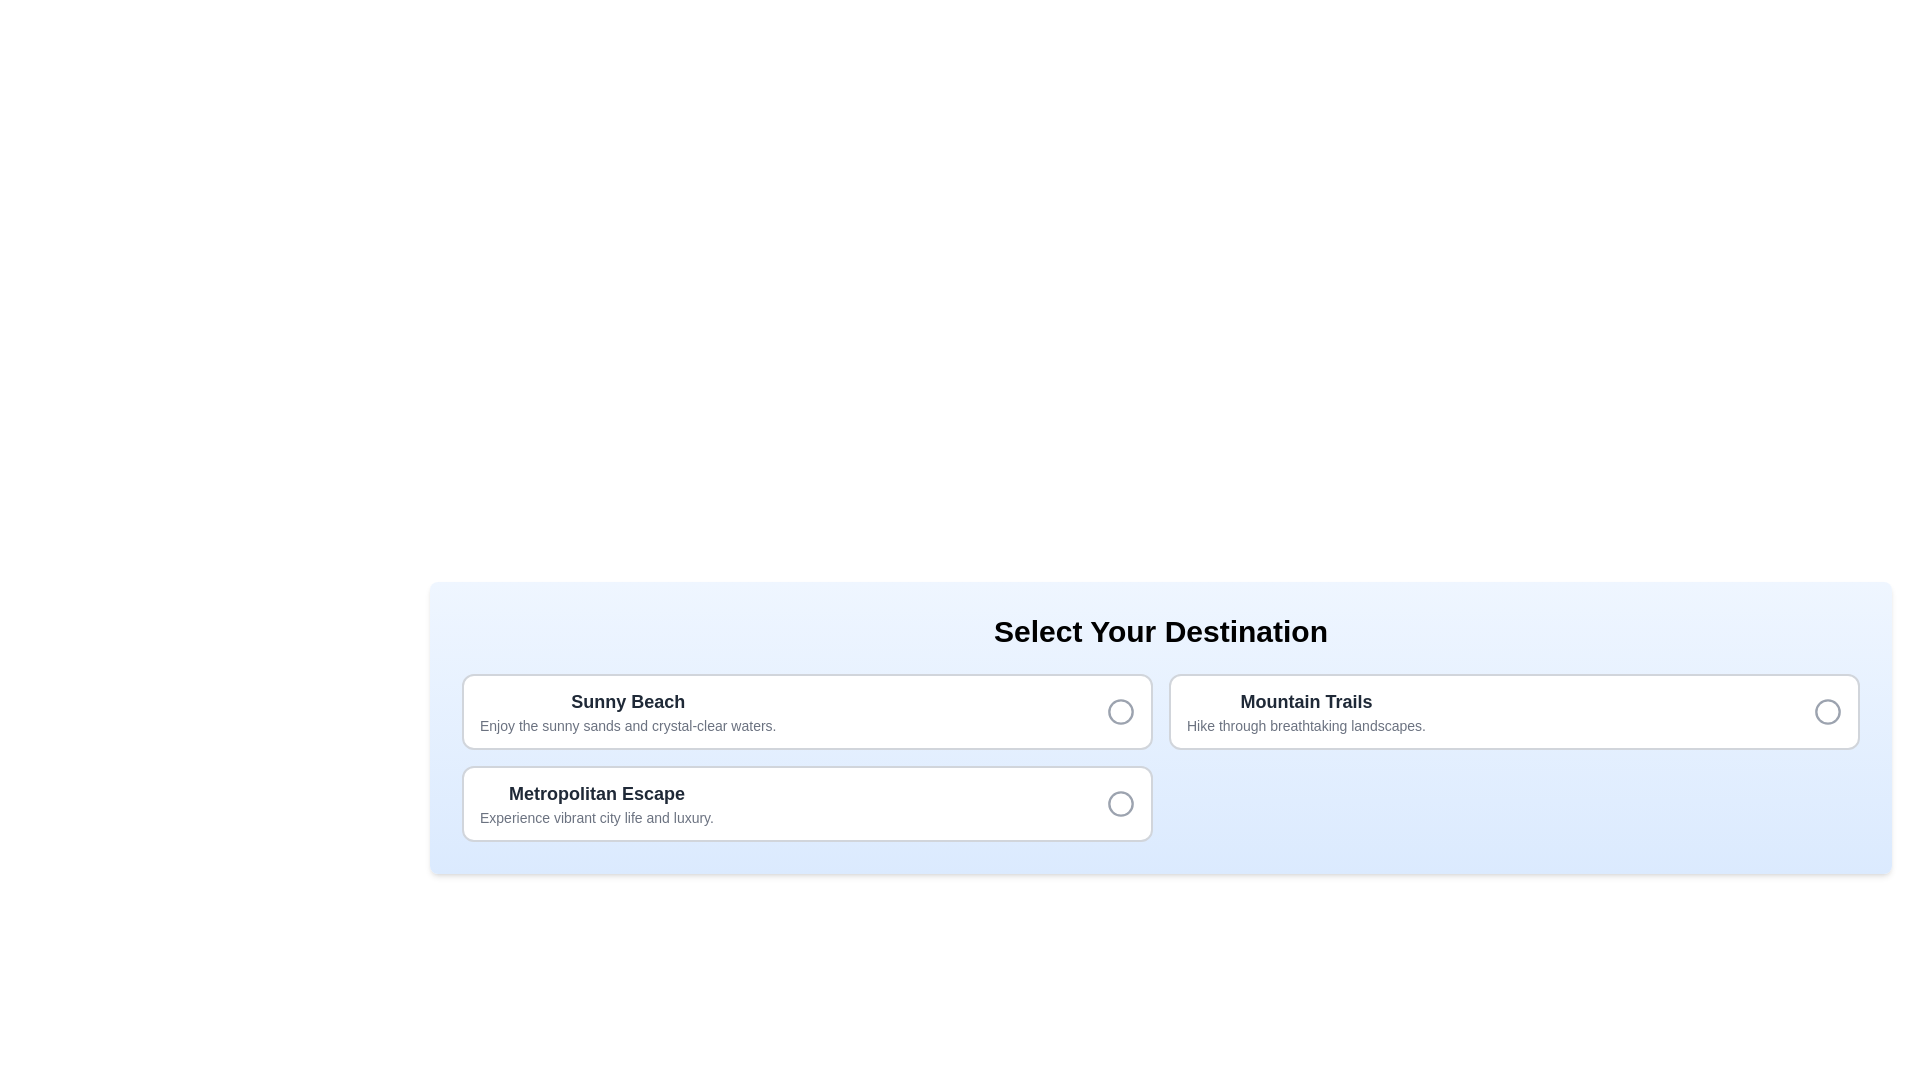 The height and width of the screenshot is (1080, 1920). What do you see at coordinates (627, 711) in the screenshot?
I see `title 'Sunny Beach' and the description 'Enjoy the sunny sands and crystal-clear waters.' from the text label located in the upper-left portion of the selectable options list` at bounding box center [627, 711].